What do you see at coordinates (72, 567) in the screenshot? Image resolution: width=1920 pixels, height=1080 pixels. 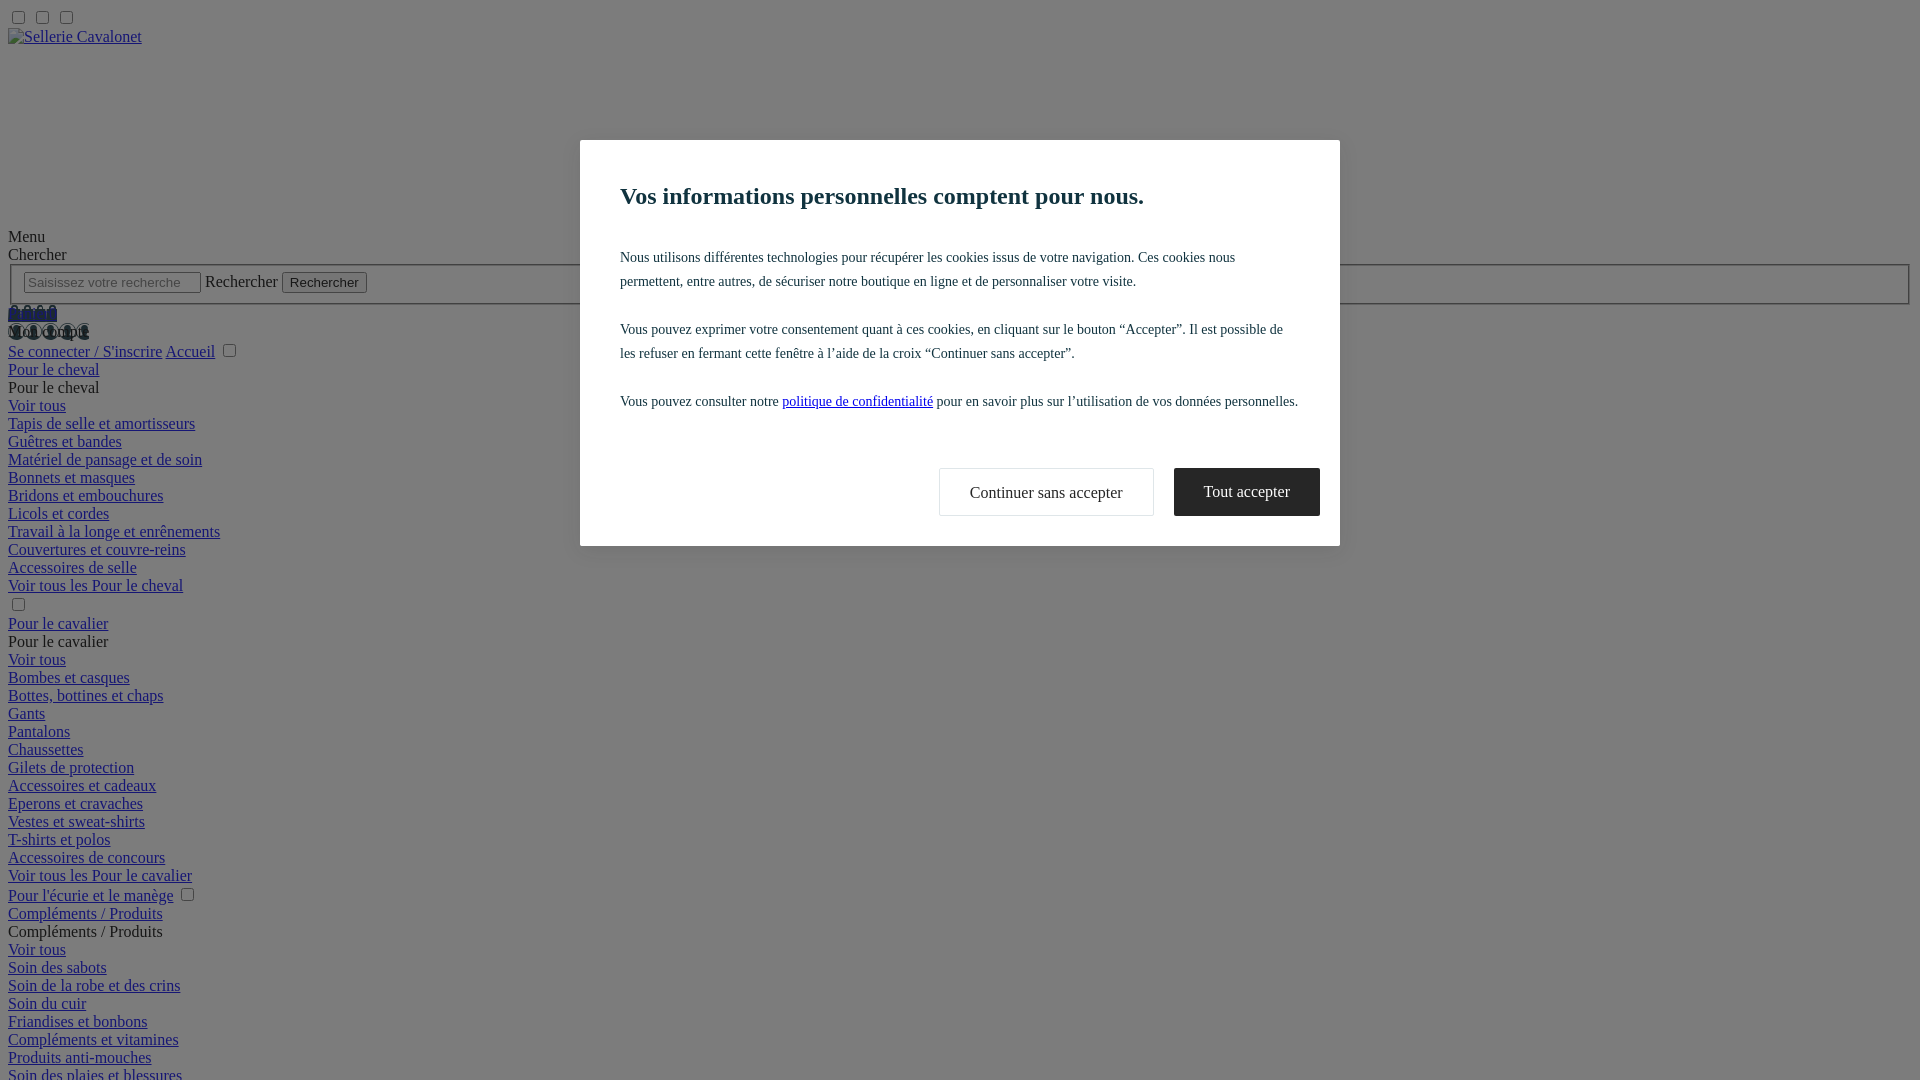 I see `'Accessoires de selle'` at bounding box center [72, 567].